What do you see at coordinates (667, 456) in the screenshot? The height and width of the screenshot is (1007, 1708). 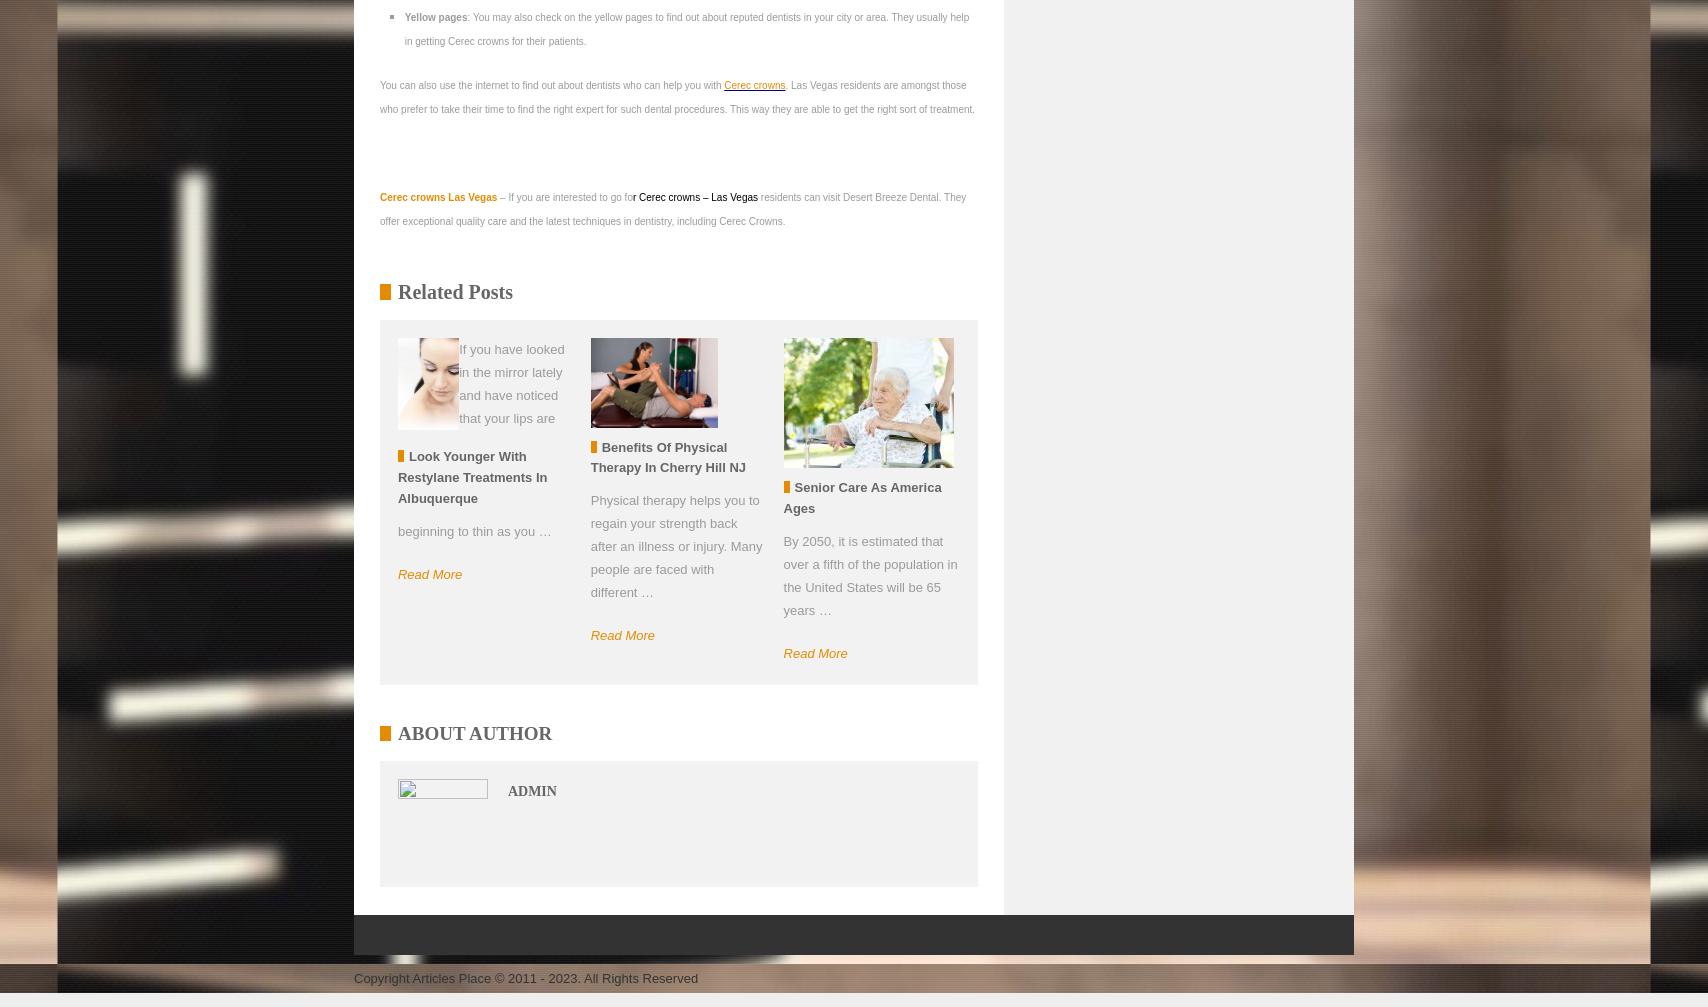 I see `'Benefits of Physical Therapy in Cherry Hill NJ'` at bounding box center [667, 456].